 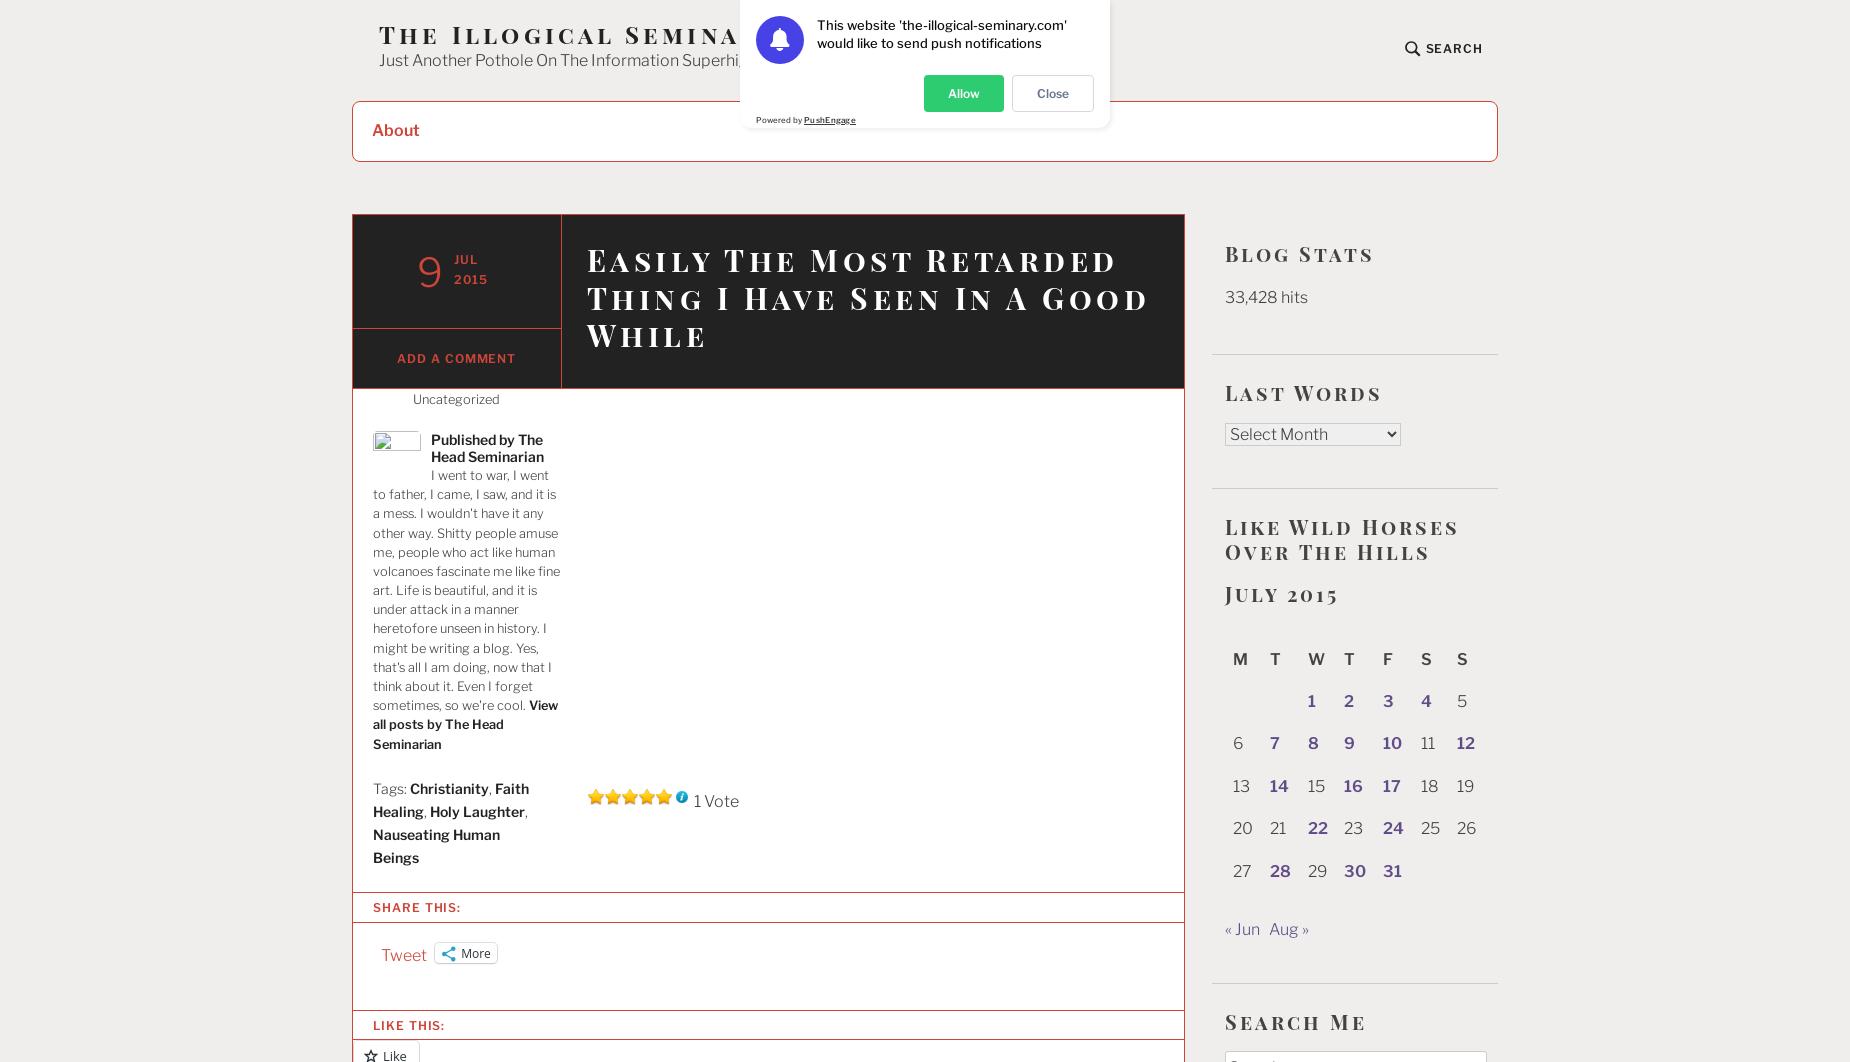 What do you see at coordinates (1392, 743) in the screenshot?
I see `'10'` at bounding box center [1392, 743].